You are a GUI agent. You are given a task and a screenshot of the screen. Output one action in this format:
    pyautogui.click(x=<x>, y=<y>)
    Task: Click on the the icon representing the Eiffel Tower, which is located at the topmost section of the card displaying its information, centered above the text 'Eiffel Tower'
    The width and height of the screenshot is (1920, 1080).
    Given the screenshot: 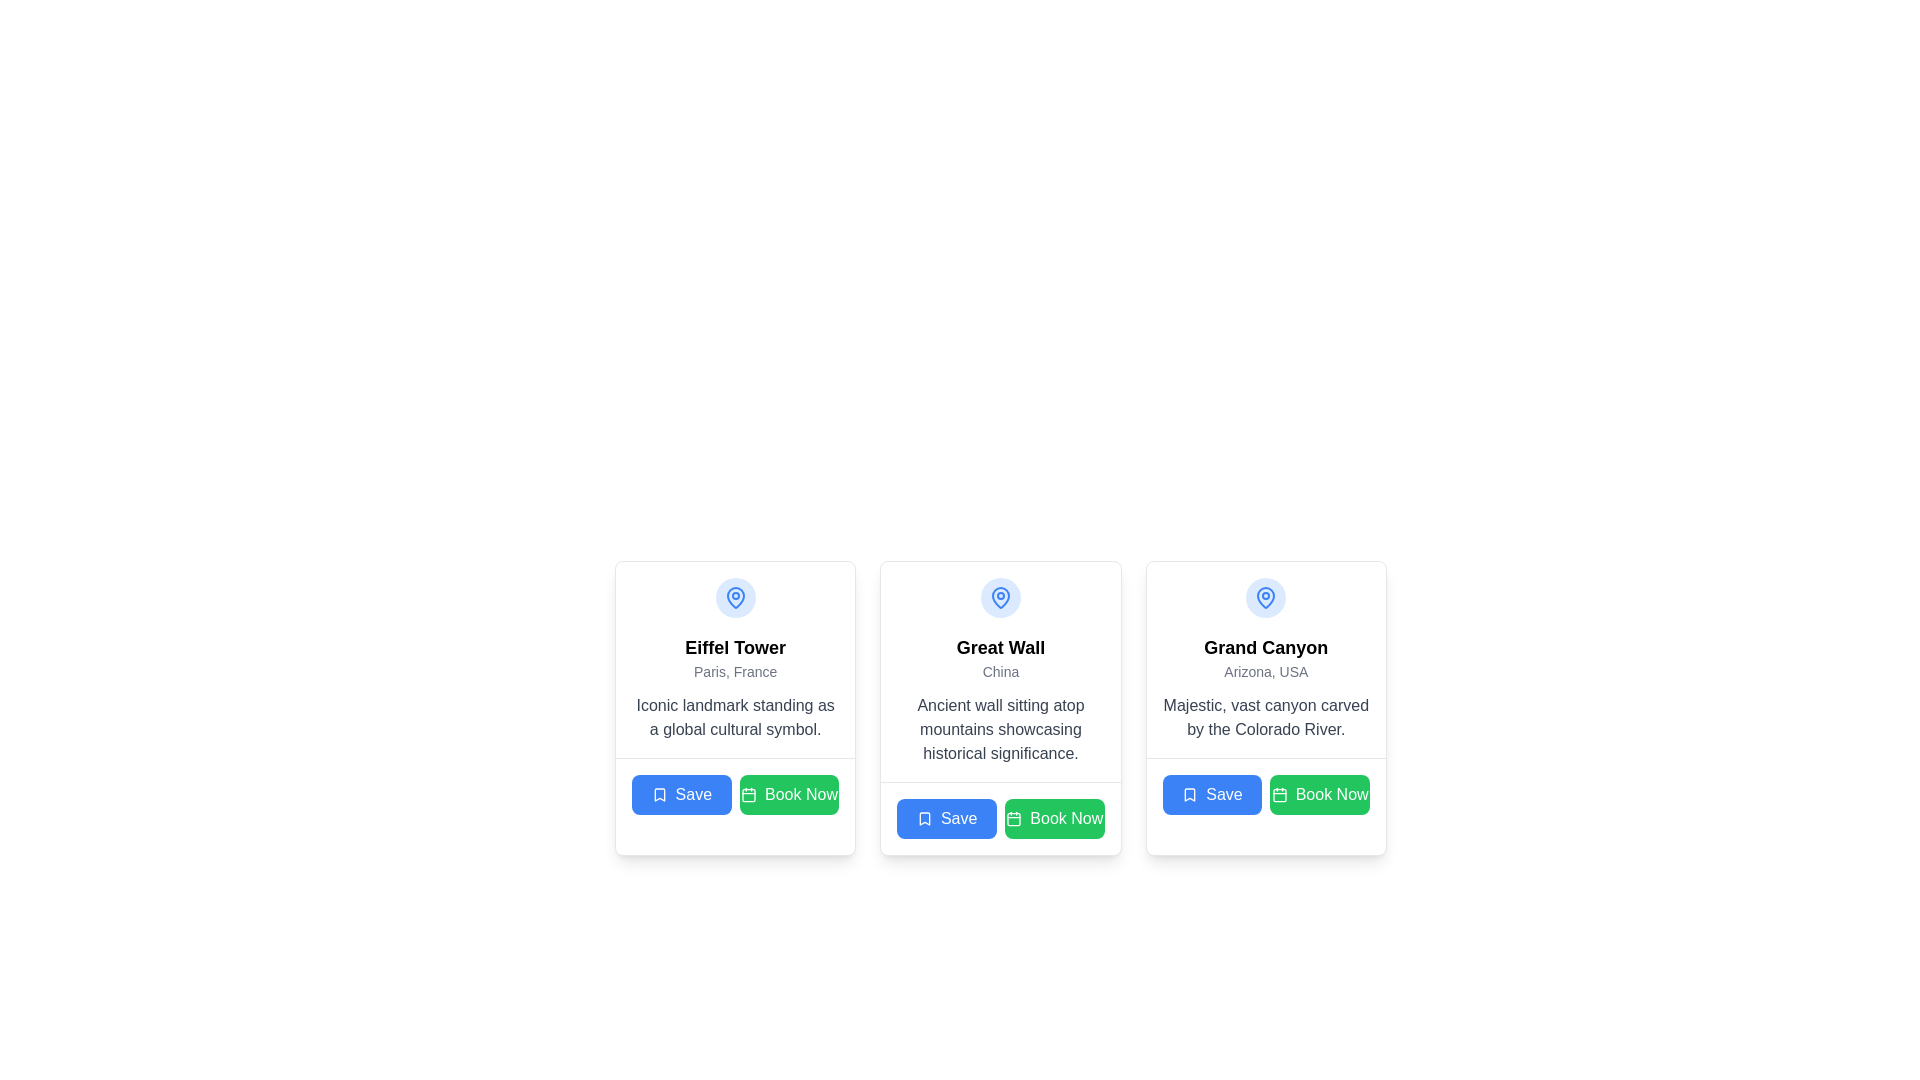 What is the action you would take?
    pyautogui.click(x=734, y=596)
    